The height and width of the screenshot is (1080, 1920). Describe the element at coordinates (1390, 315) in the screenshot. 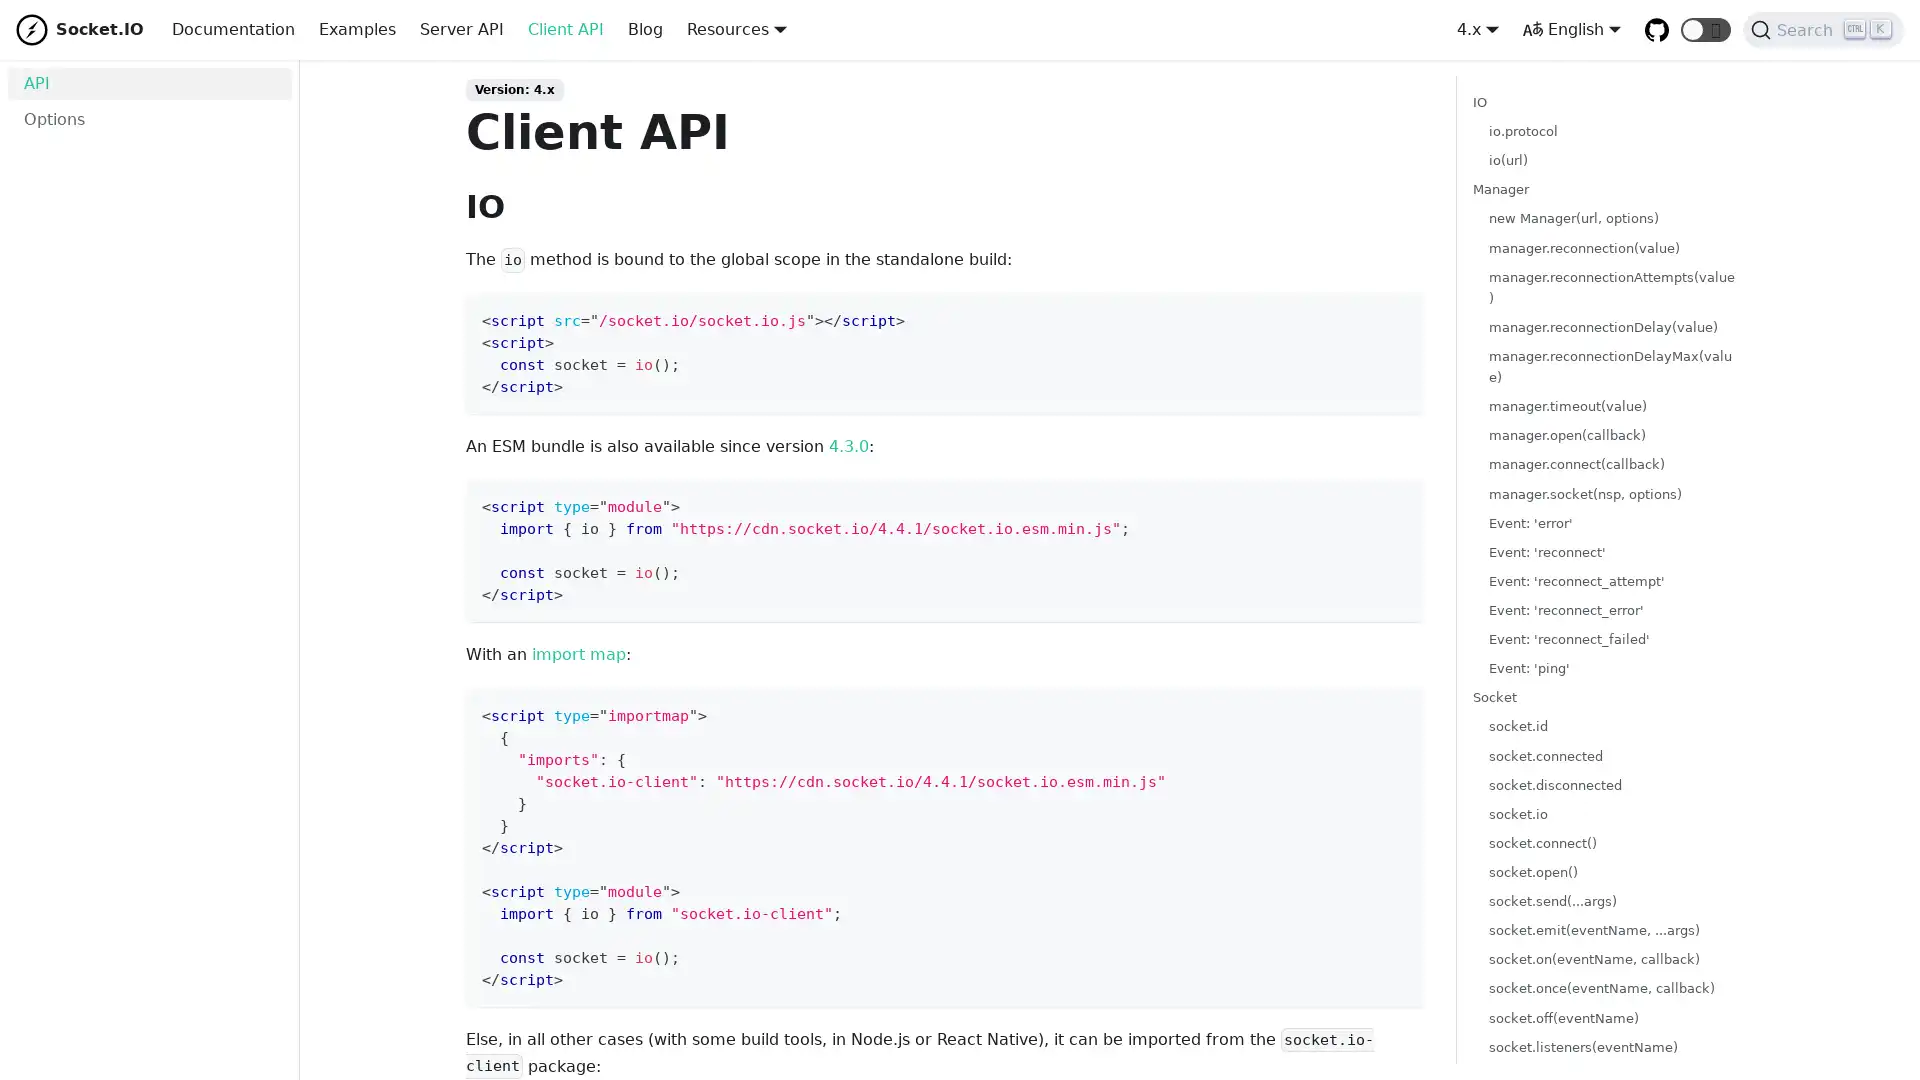

I see `Copy code to clipboard` at that location.